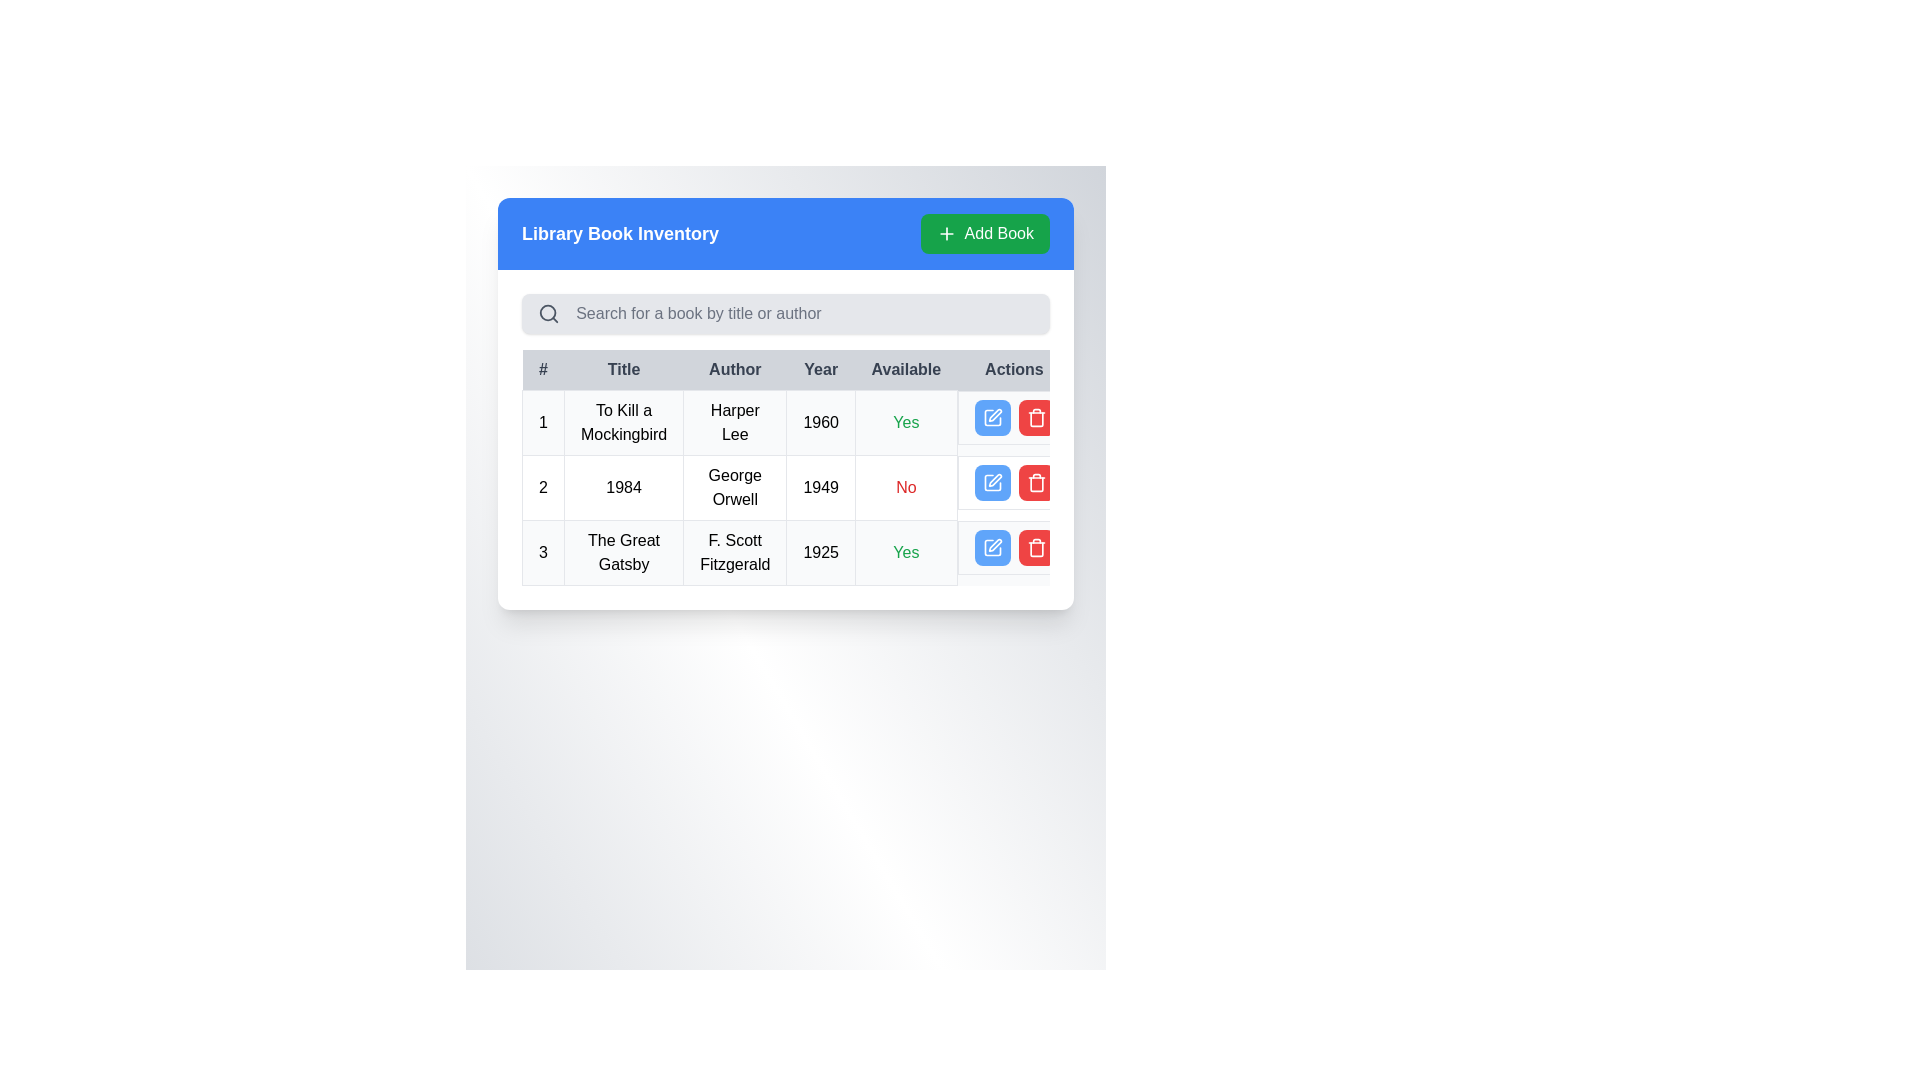 This screenshot has height=1080, width=1920. I want to click on the text label displaying 'To Kill a Mockingbird' which is centrally aligned in a light gray rectangular background under the 'Title' column of the table, so click(623, 422).